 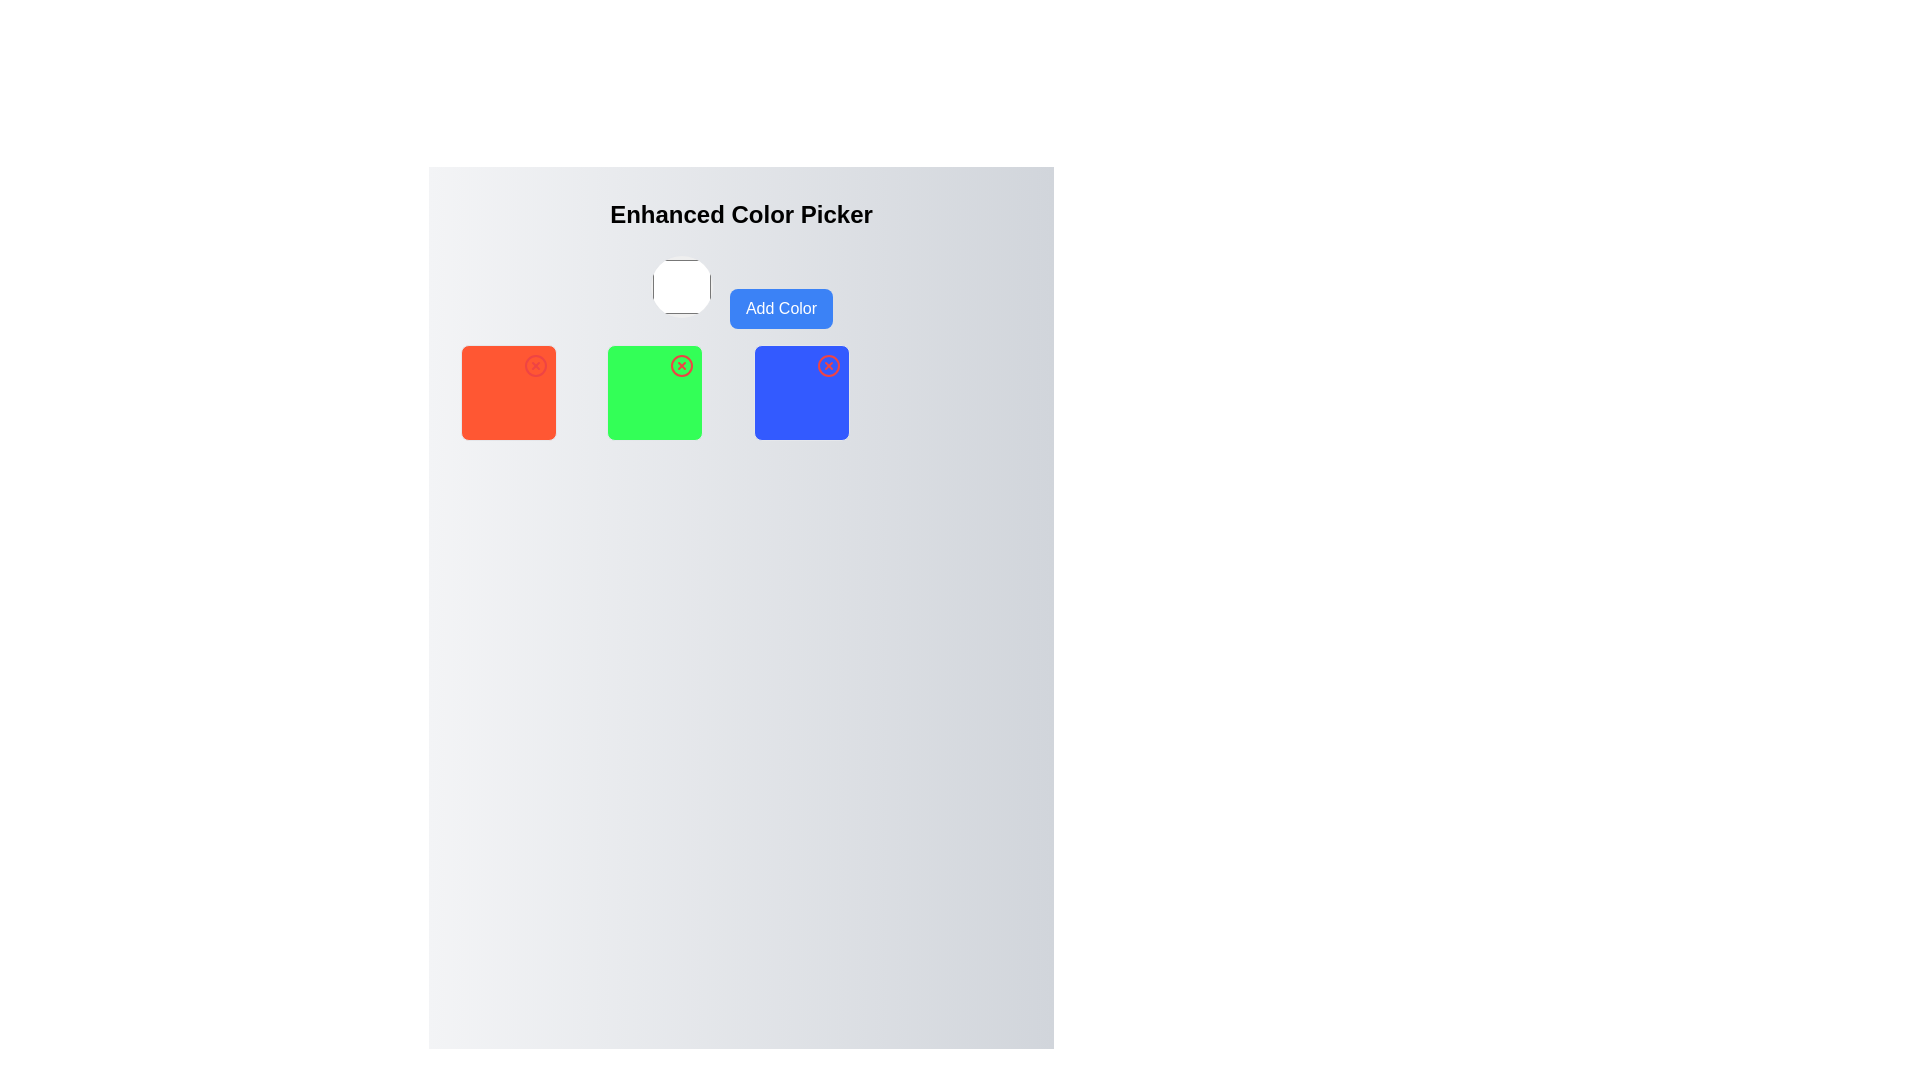 What do you see at coordinates (682, 366) in the screenshot?
I see `the SVG Circle element that is part of the 'X' delete icon within the green square in the color picker grid layout` at bounding box center [682, 366].